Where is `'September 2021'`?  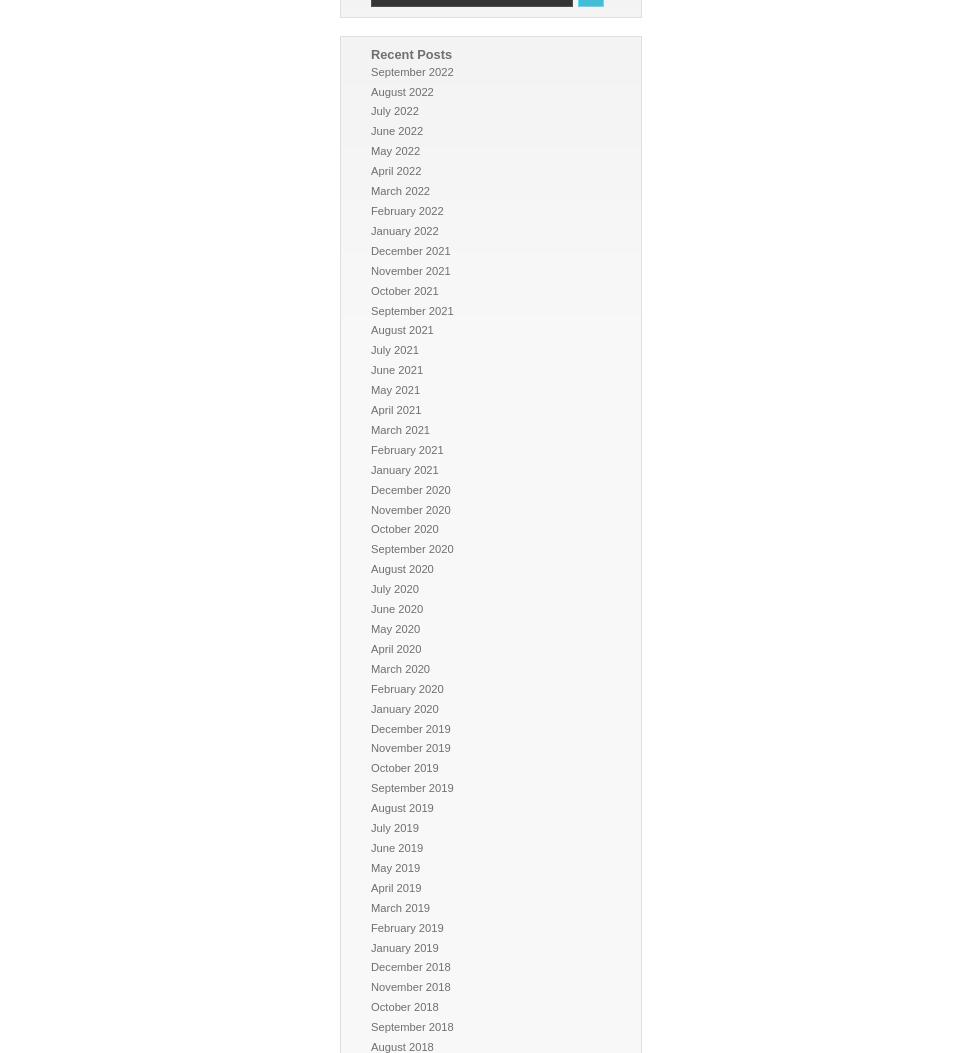 'September 2021' is located at coordinates (411, 310).